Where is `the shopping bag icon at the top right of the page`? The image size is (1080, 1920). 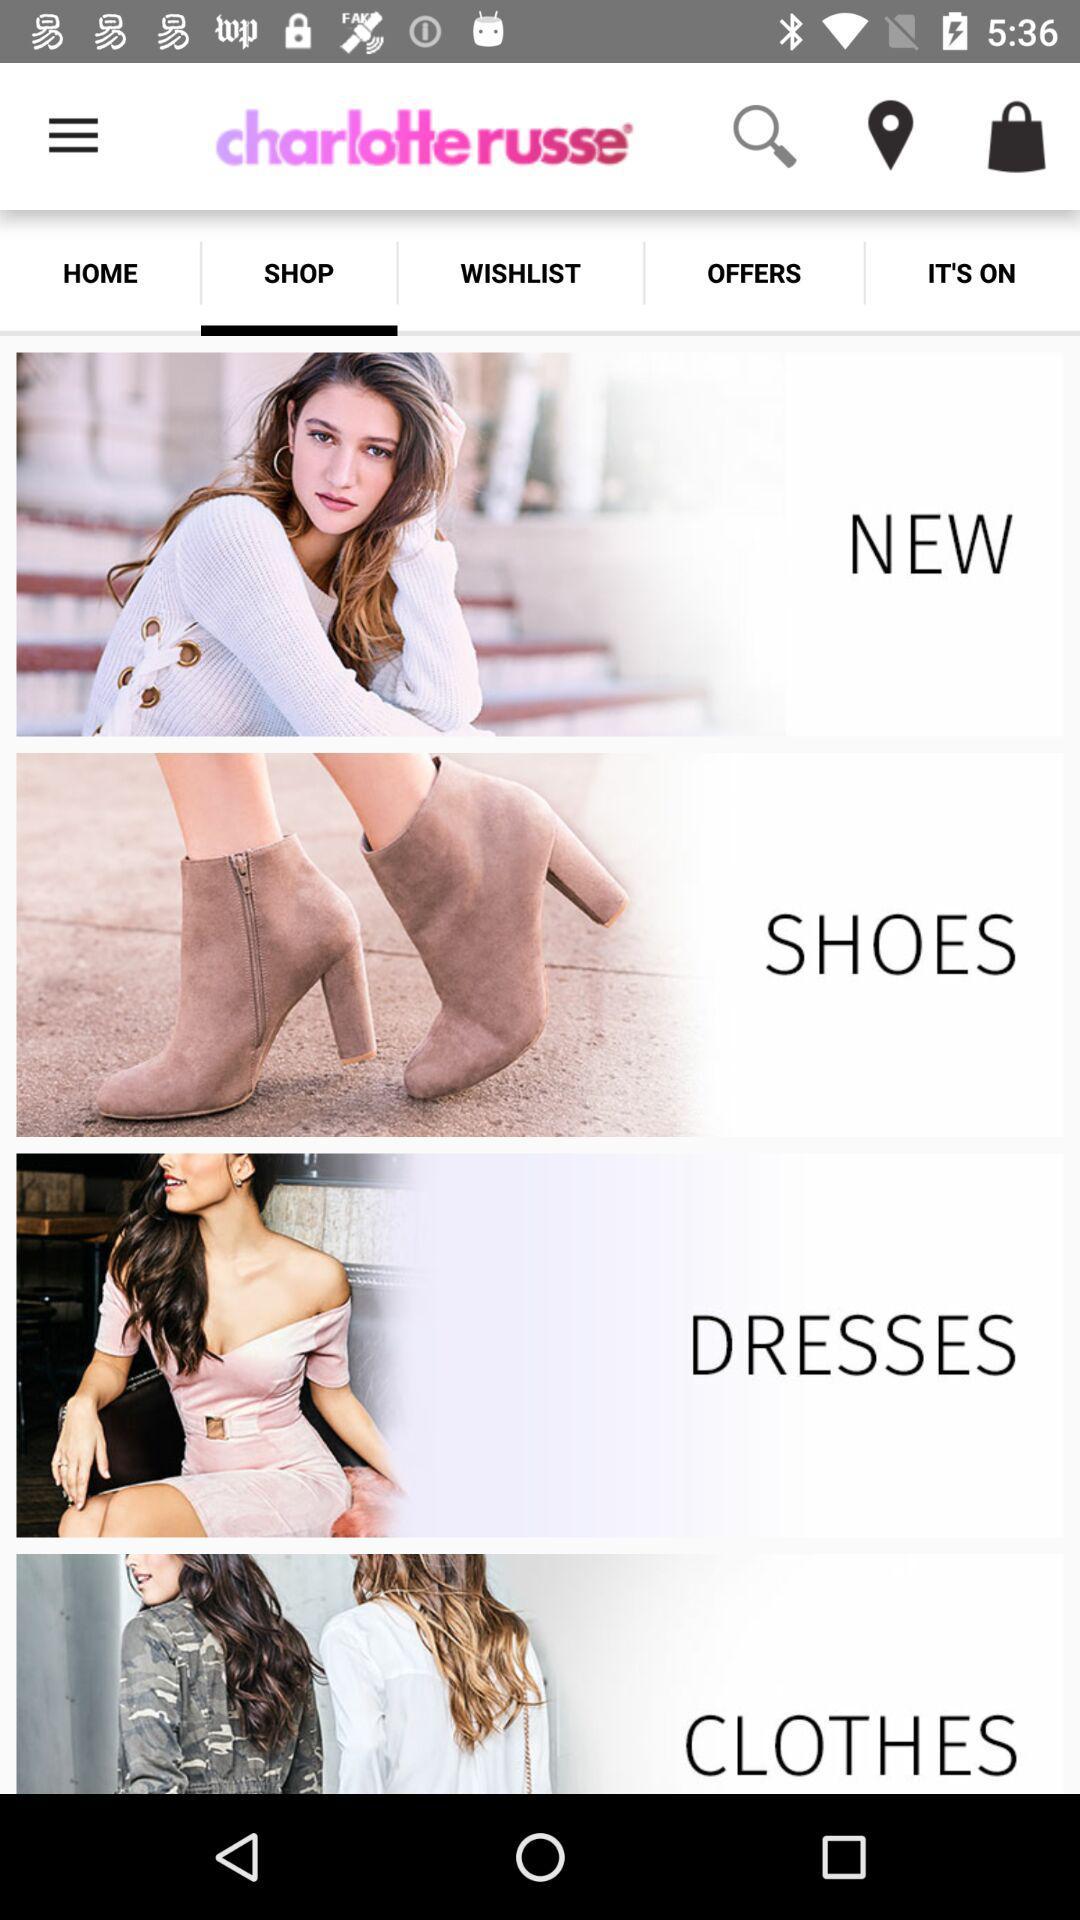 the shopping bag icon at the top right of the page is located at coordinates (1017, 136).